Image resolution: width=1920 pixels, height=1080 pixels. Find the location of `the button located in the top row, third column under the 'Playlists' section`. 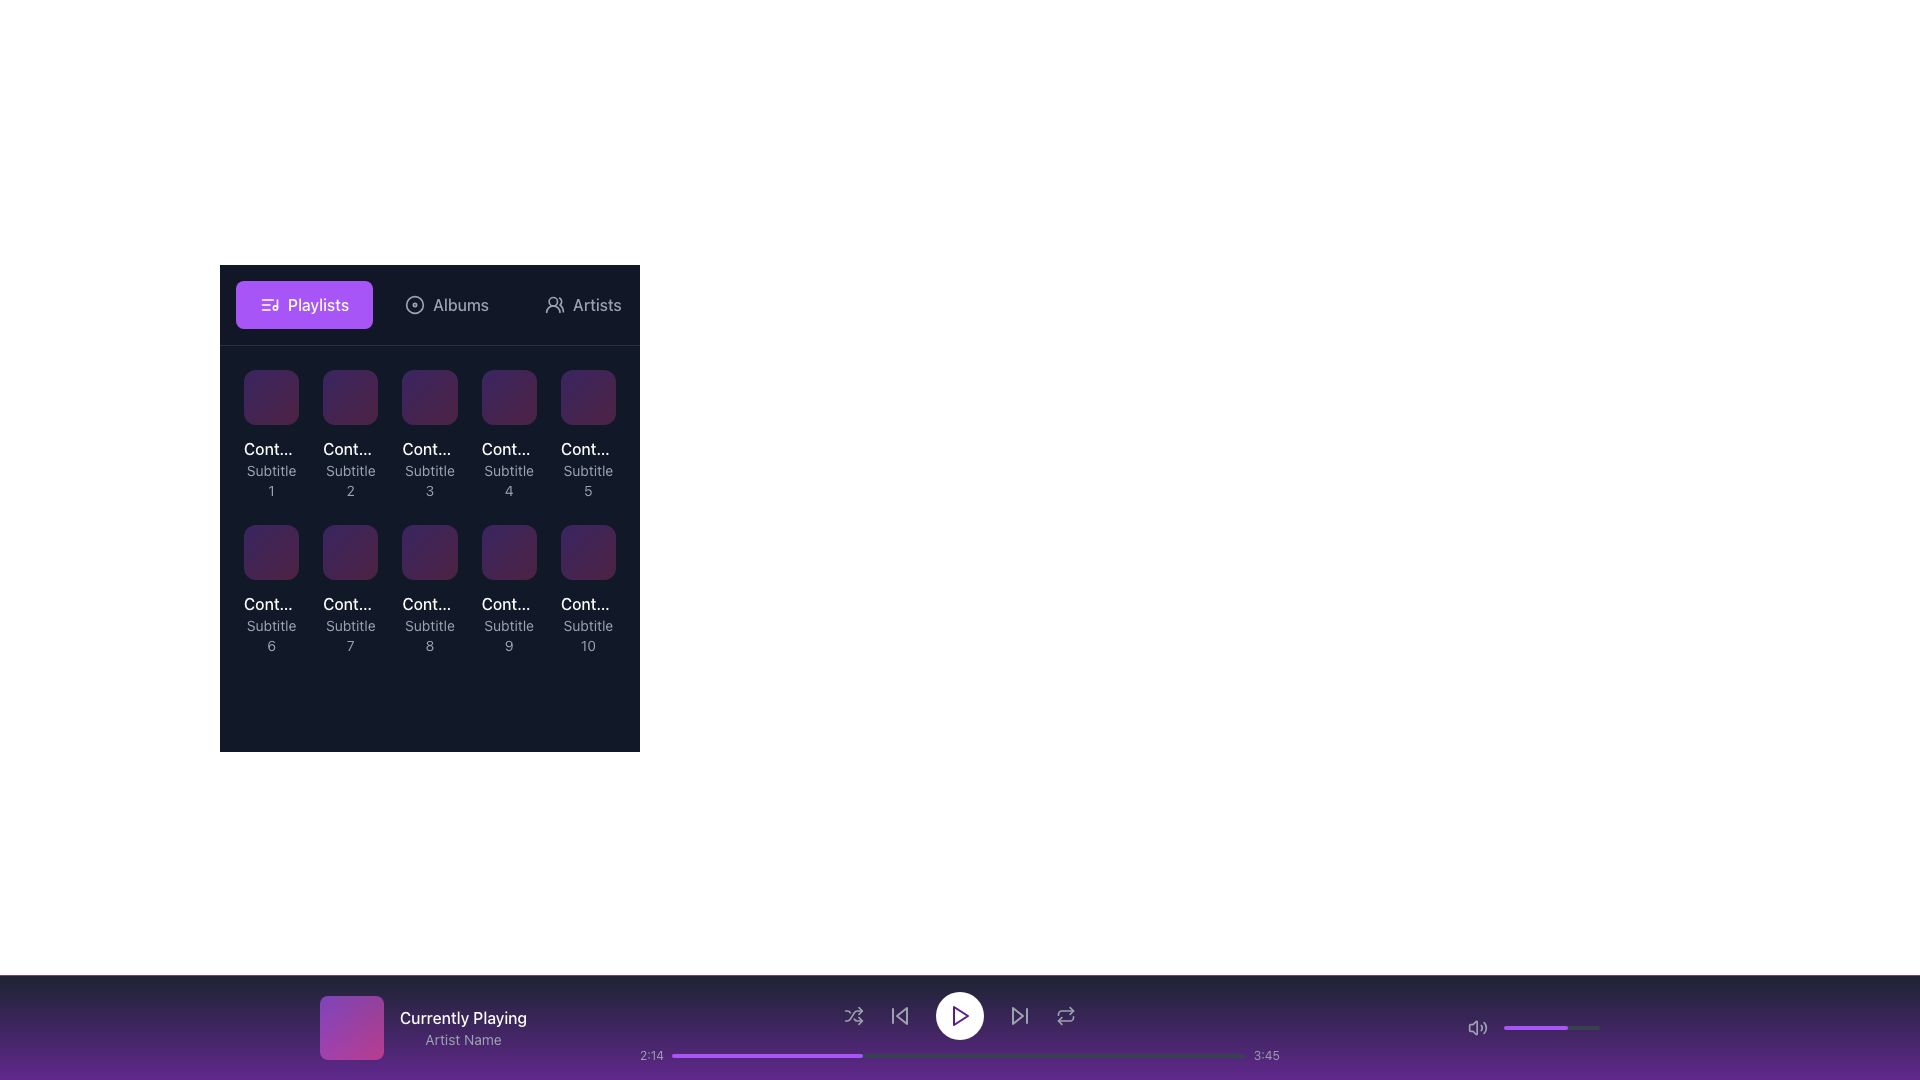

the button located in the top row, third column under the 'Playlists' section is located at coordinates (429, 397).